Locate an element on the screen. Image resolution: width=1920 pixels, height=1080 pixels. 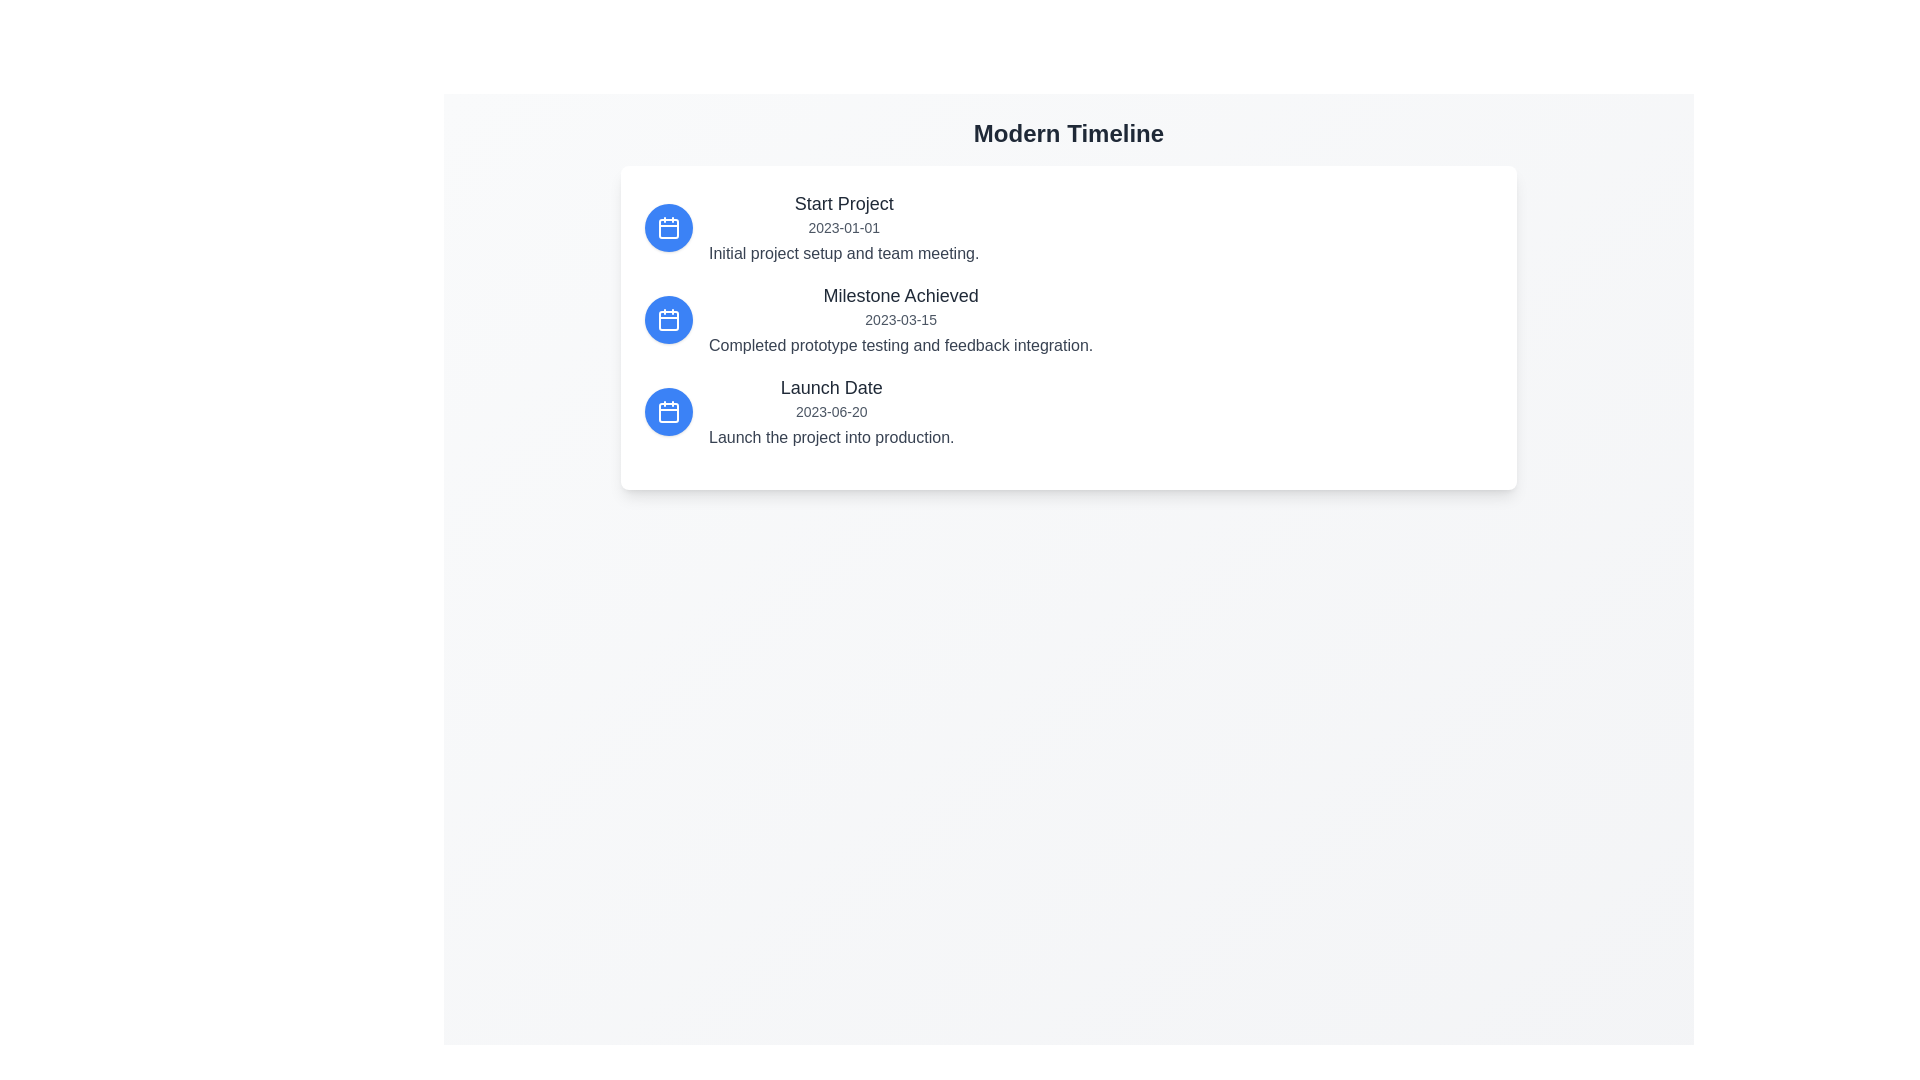
text content of the label 'Milestone Achieved', which is a large, bold, dark gray text positioned at the top of the second timeline card is located at coordinates (900, 296).